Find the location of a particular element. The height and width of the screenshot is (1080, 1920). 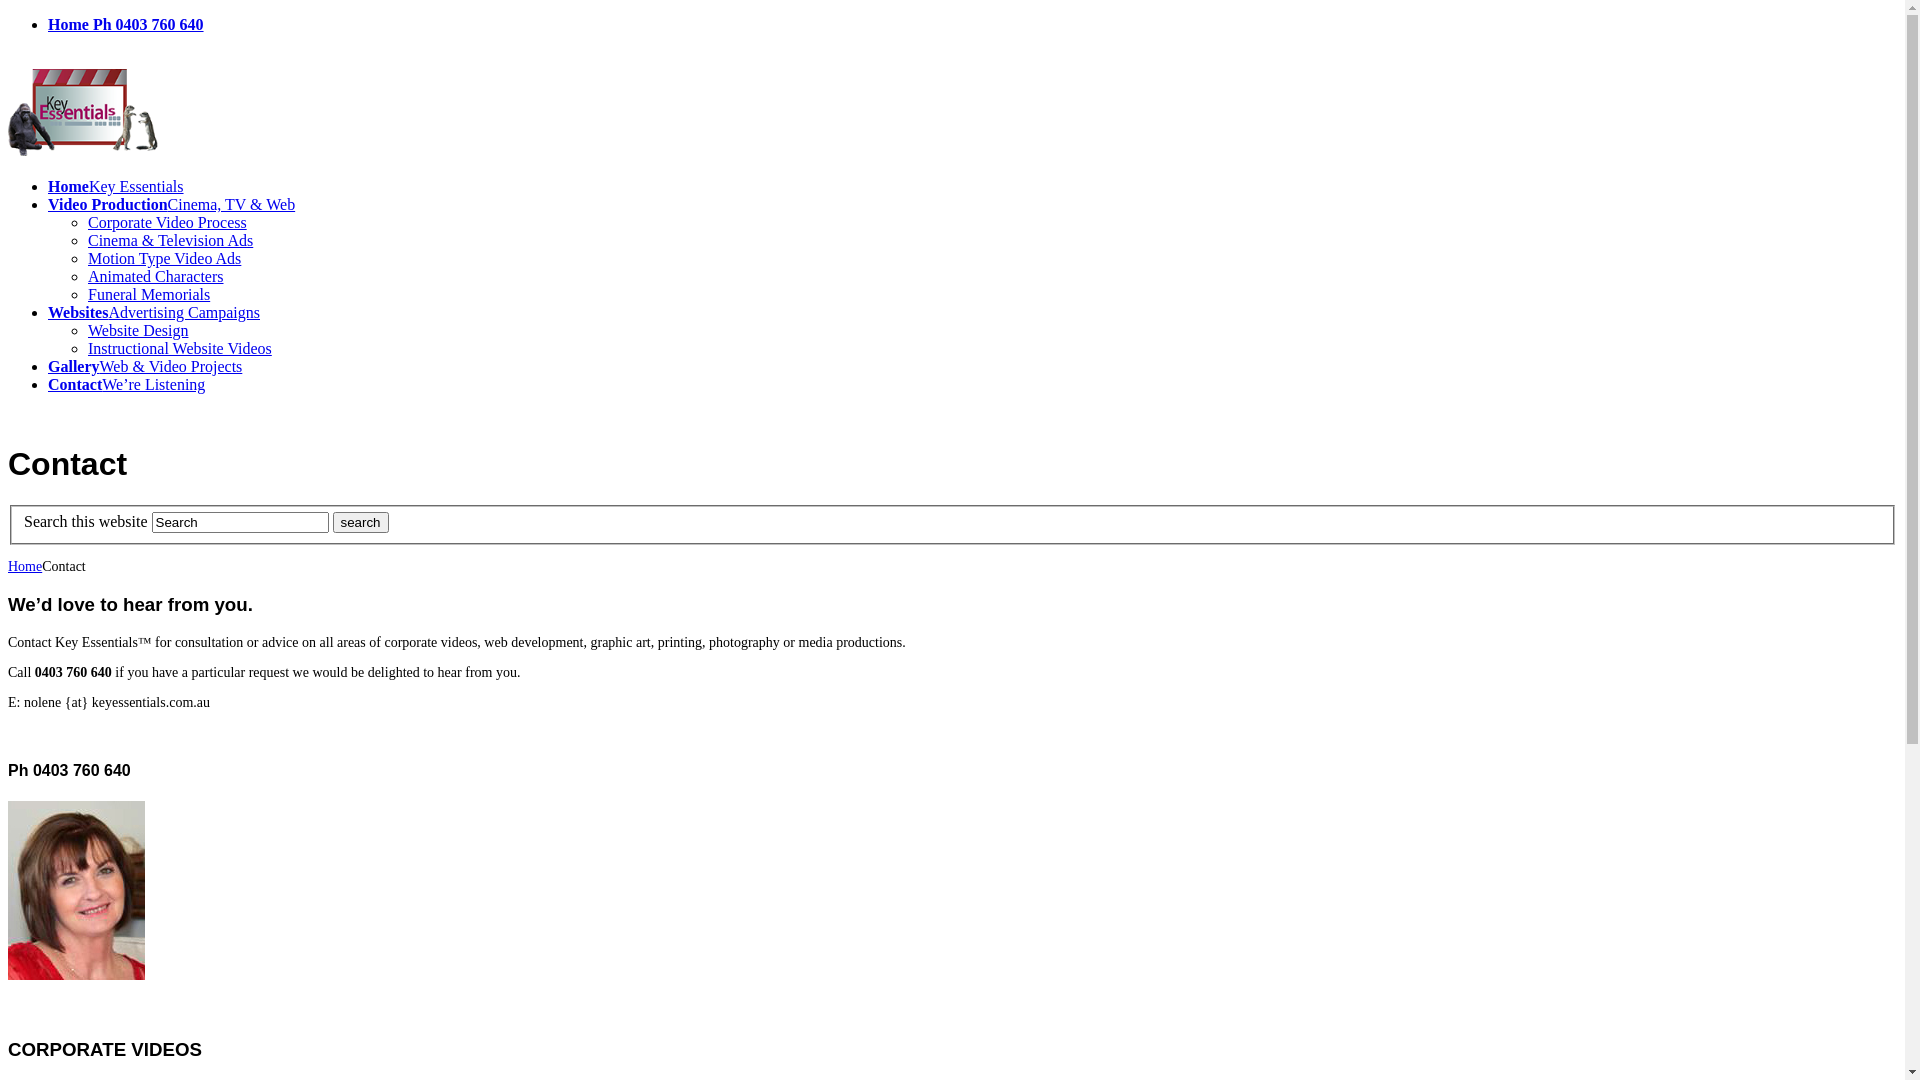

'GalleryWeb & Video Projects' is located at coordinates (48, 366).